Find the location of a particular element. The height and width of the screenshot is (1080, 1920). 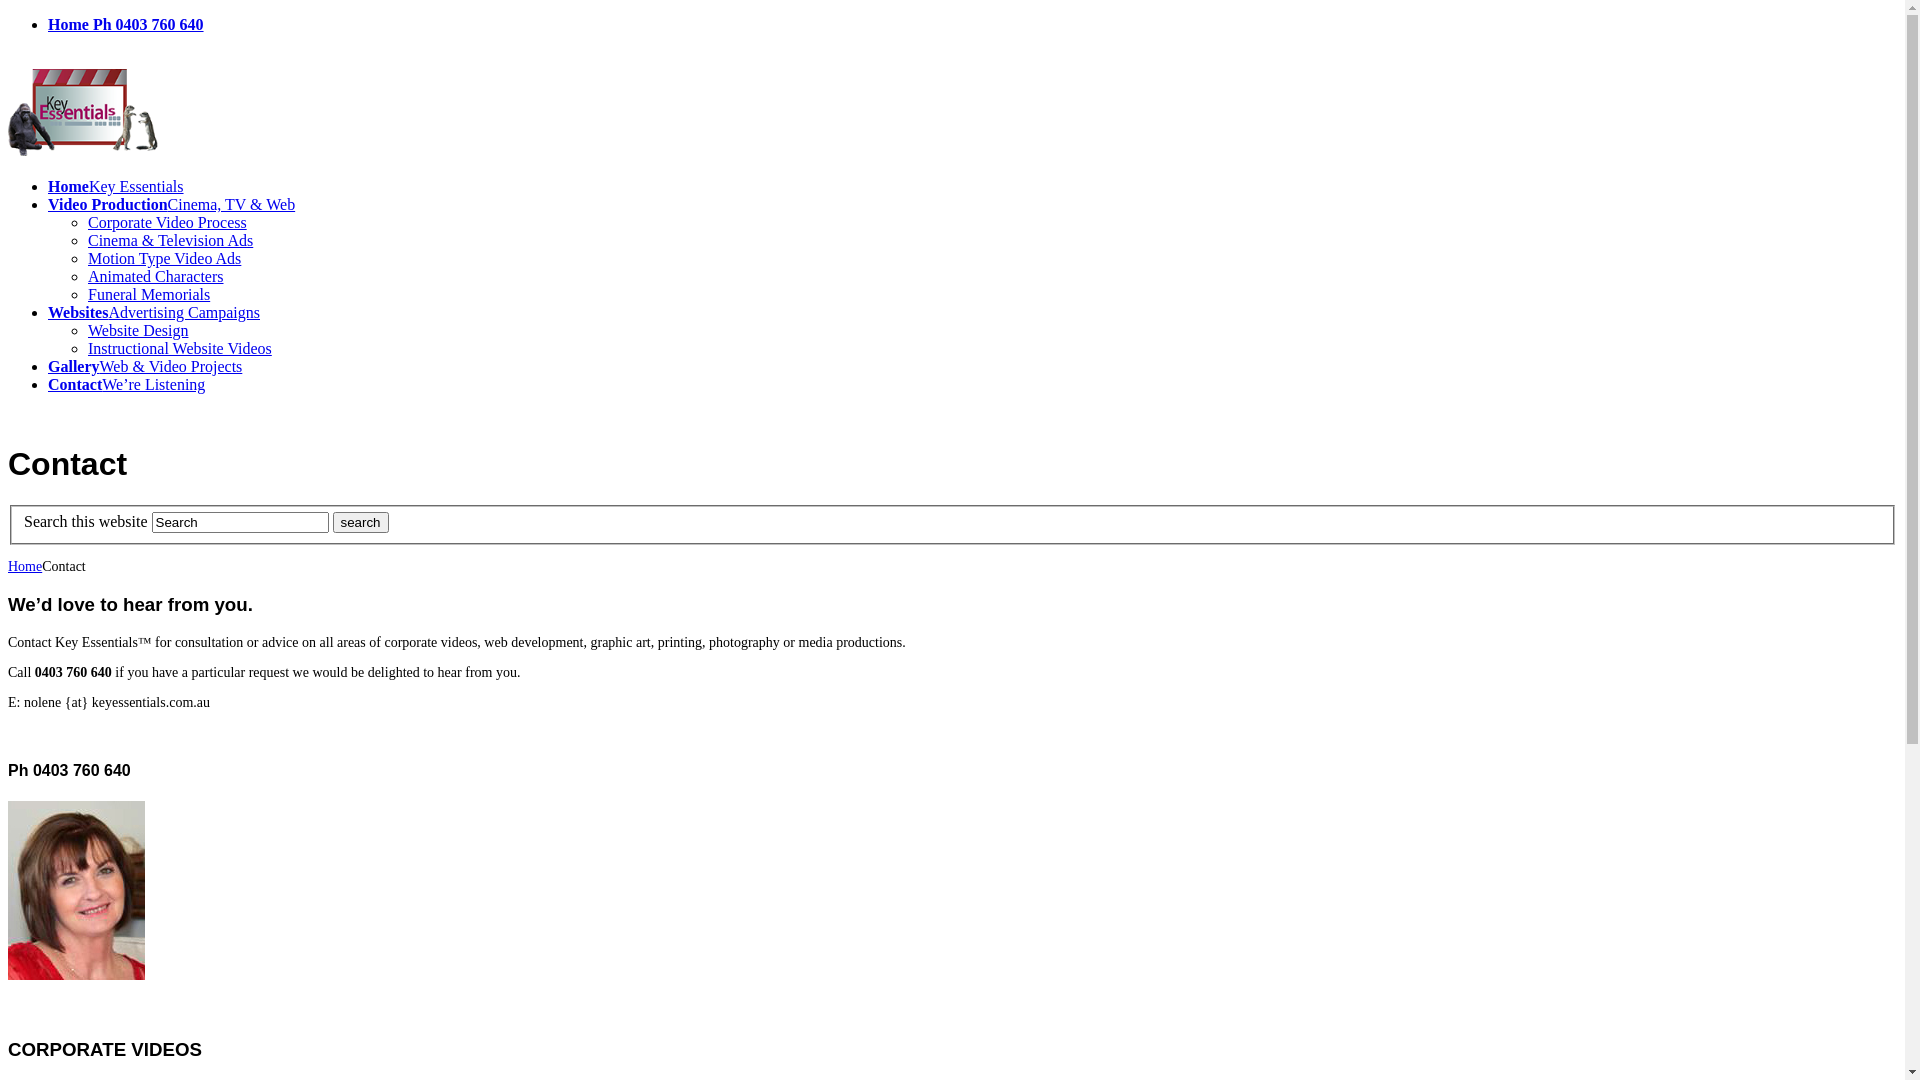

'GalleryWeb & Video Projects' is located at coordinates (48, 366).